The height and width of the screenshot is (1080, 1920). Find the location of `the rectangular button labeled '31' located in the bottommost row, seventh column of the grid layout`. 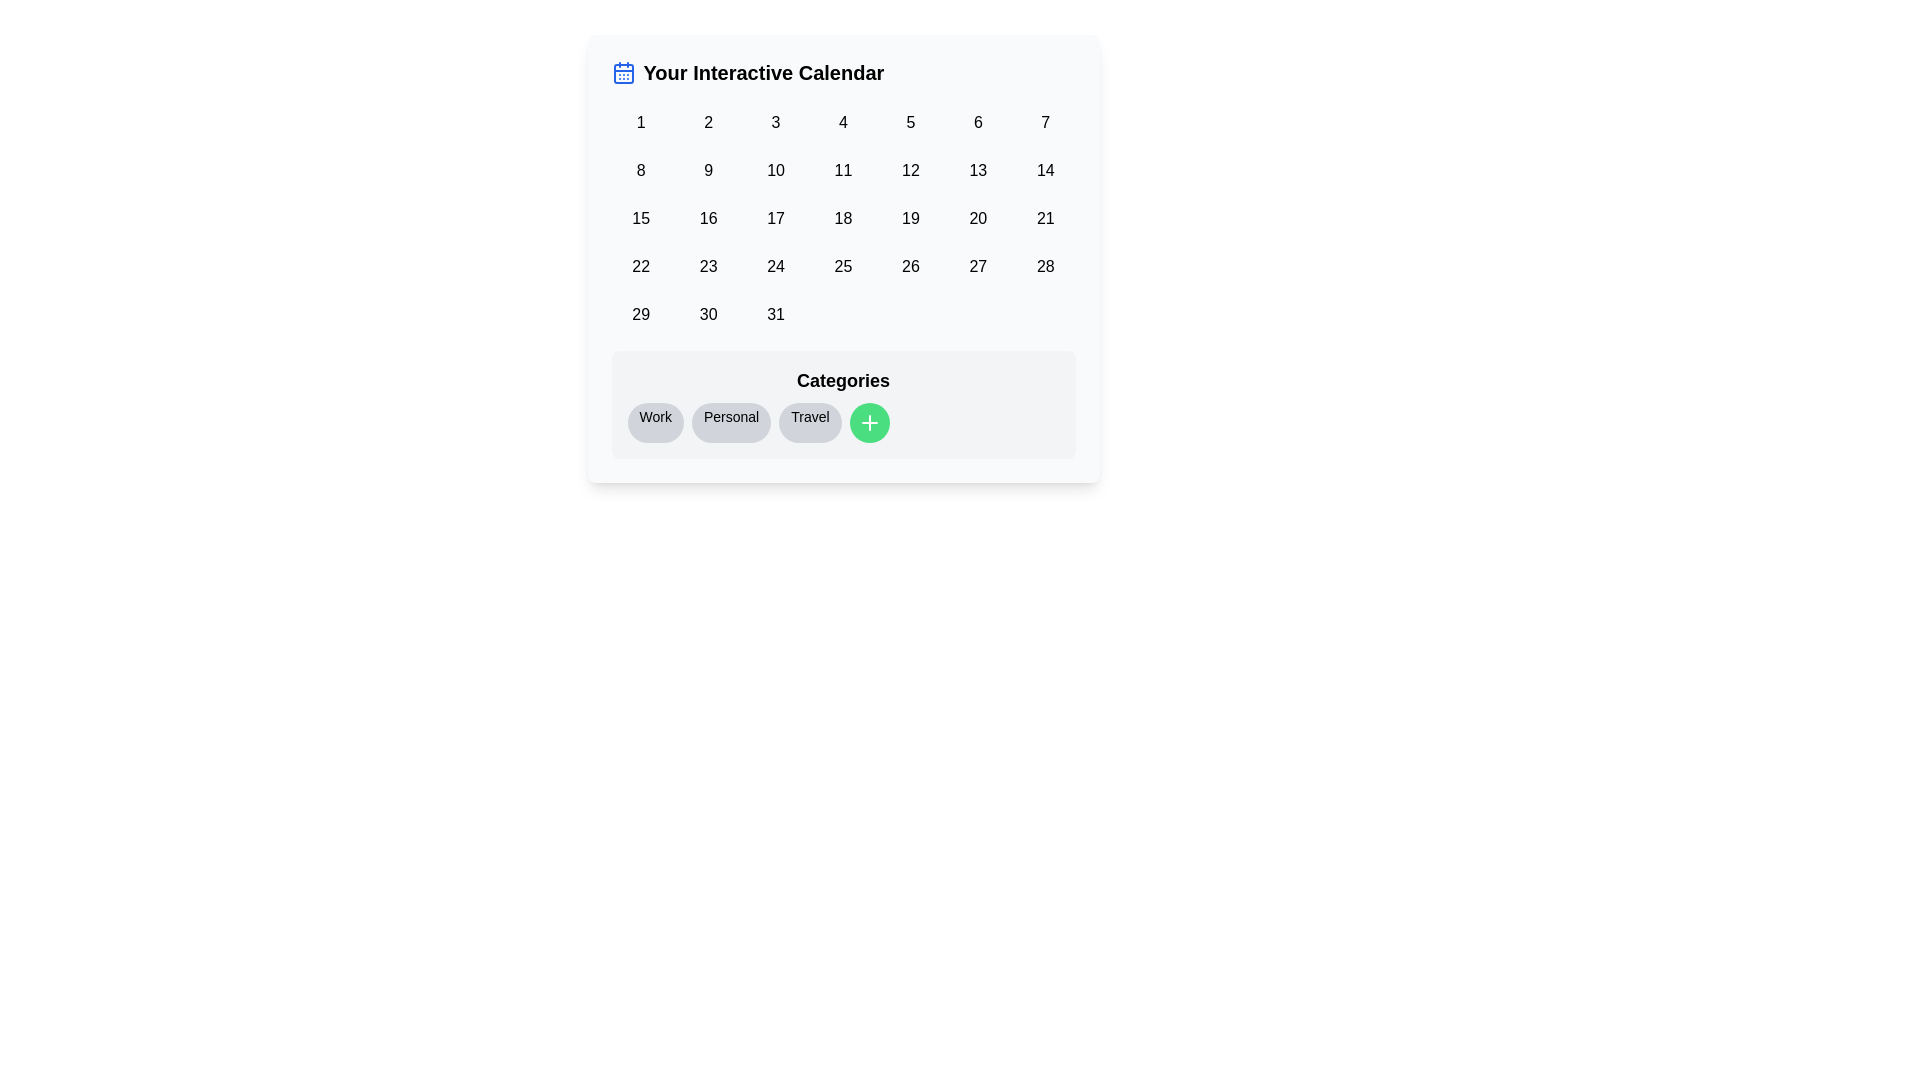

the rectangular button labeled '31' located in the bottommost row, seventh column of the grid layout is located at coordinates (775, 315).